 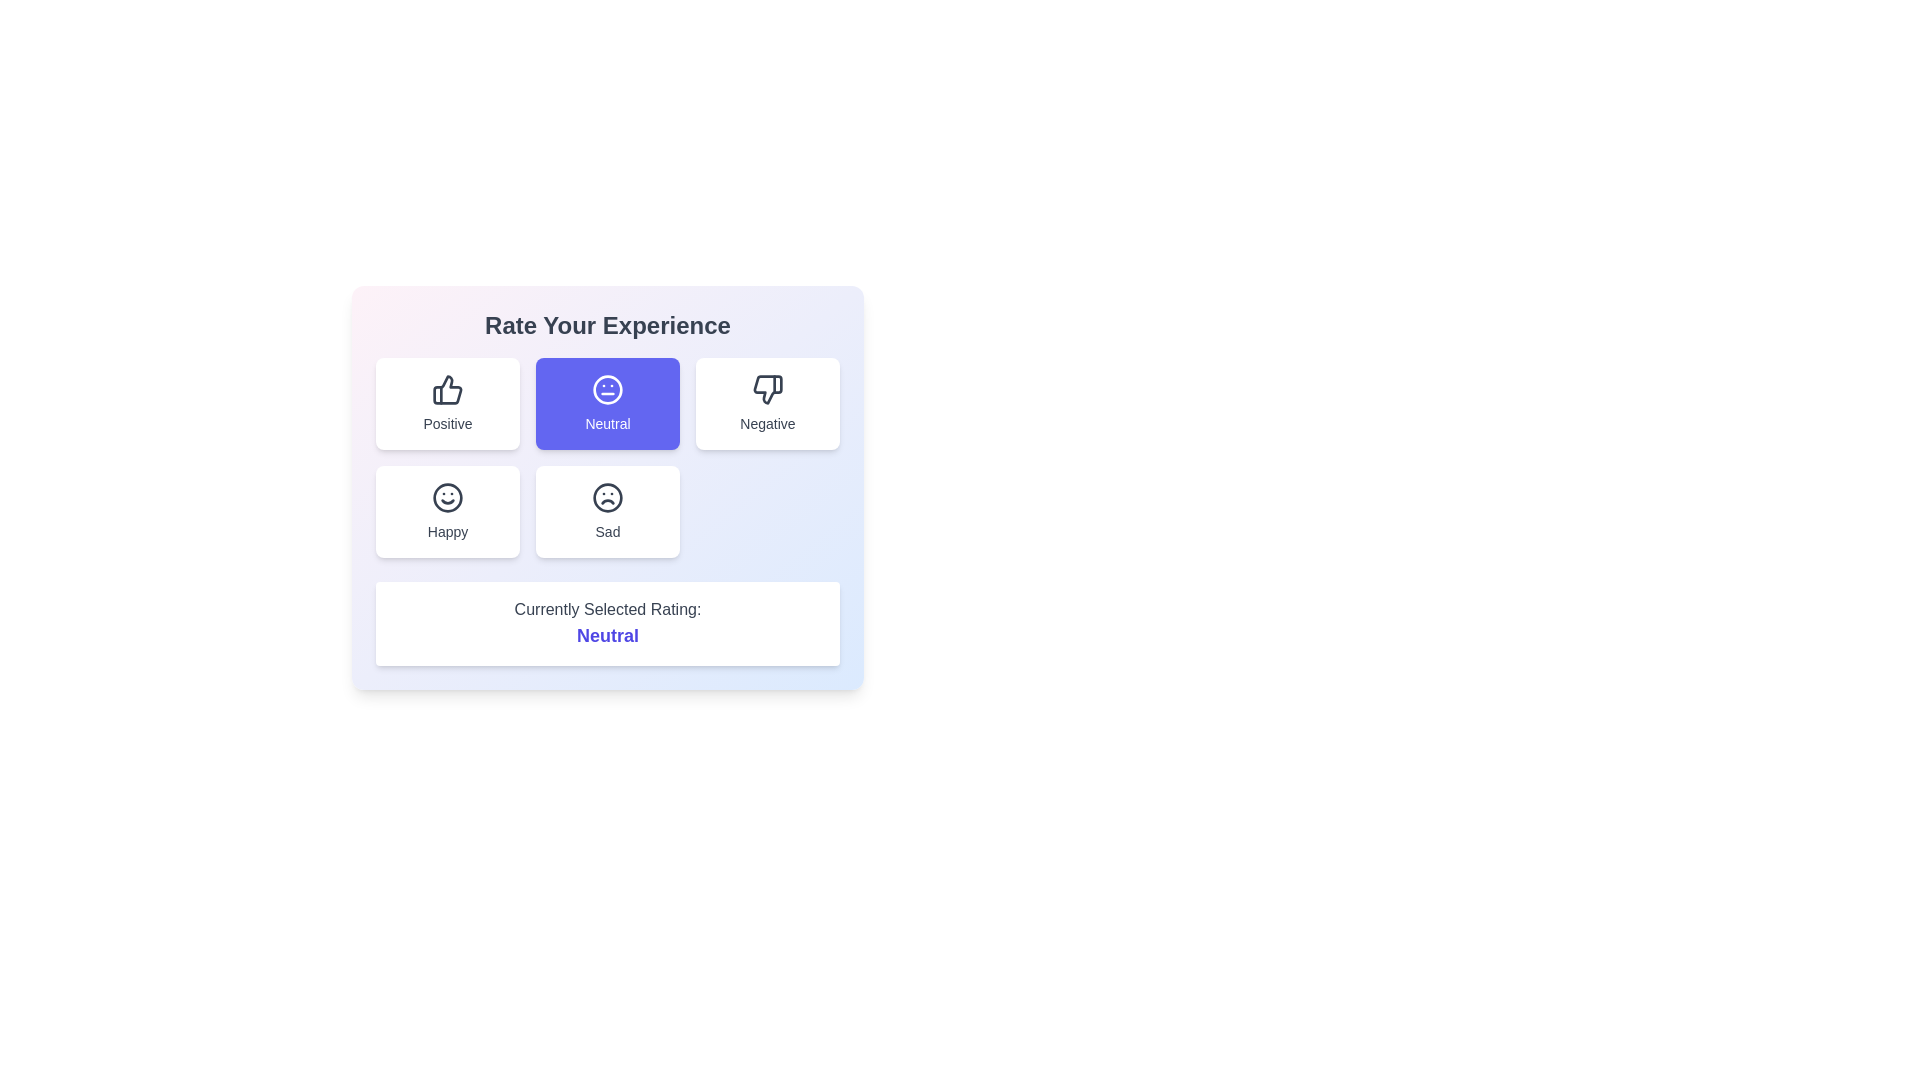 I want to click on the button labeled Negative to see its hover effect, so click(x=767, y=404).